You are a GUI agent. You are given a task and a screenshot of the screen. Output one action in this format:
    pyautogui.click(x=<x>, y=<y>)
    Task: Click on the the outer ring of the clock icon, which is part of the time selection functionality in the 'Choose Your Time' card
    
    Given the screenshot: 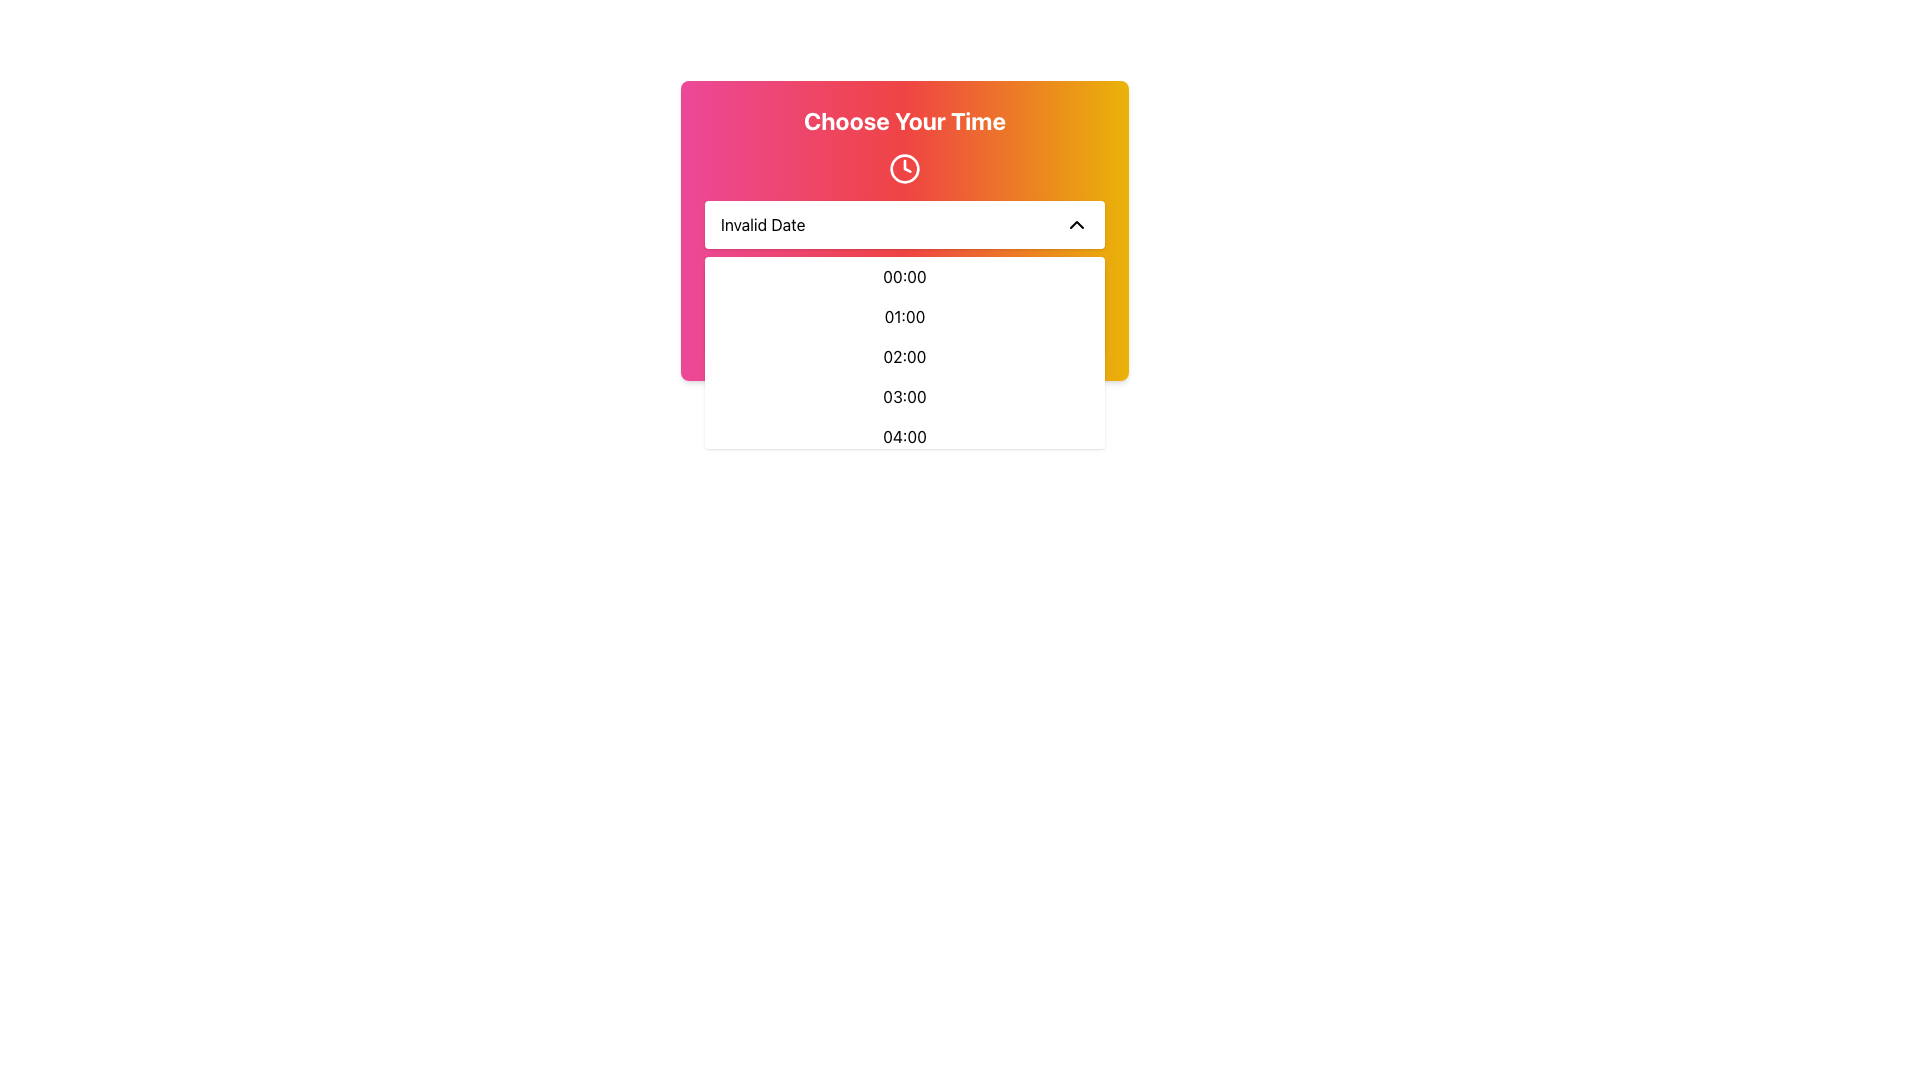 What is the action you would take?
    pyautogui.click(x=904, y=168)
    